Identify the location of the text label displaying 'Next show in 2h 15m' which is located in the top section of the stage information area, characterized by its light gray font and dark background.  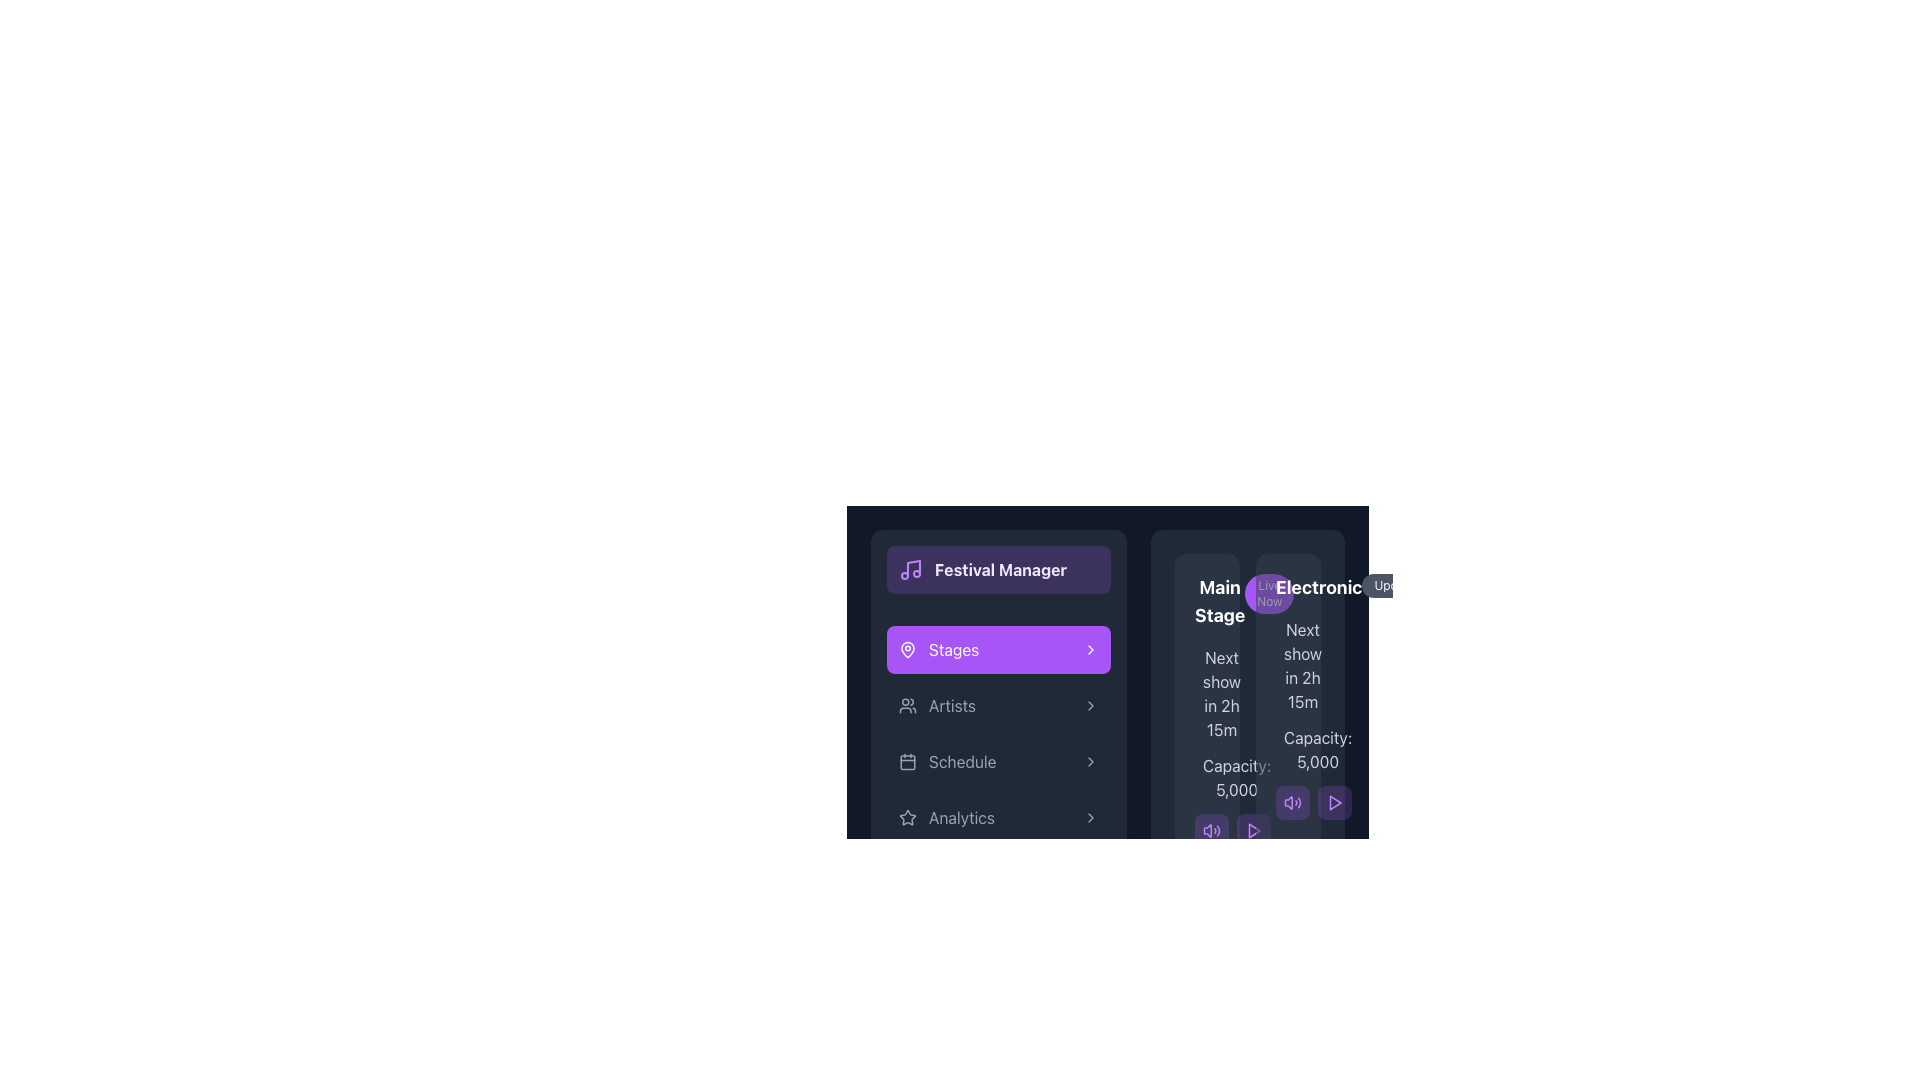
(1206, 693).